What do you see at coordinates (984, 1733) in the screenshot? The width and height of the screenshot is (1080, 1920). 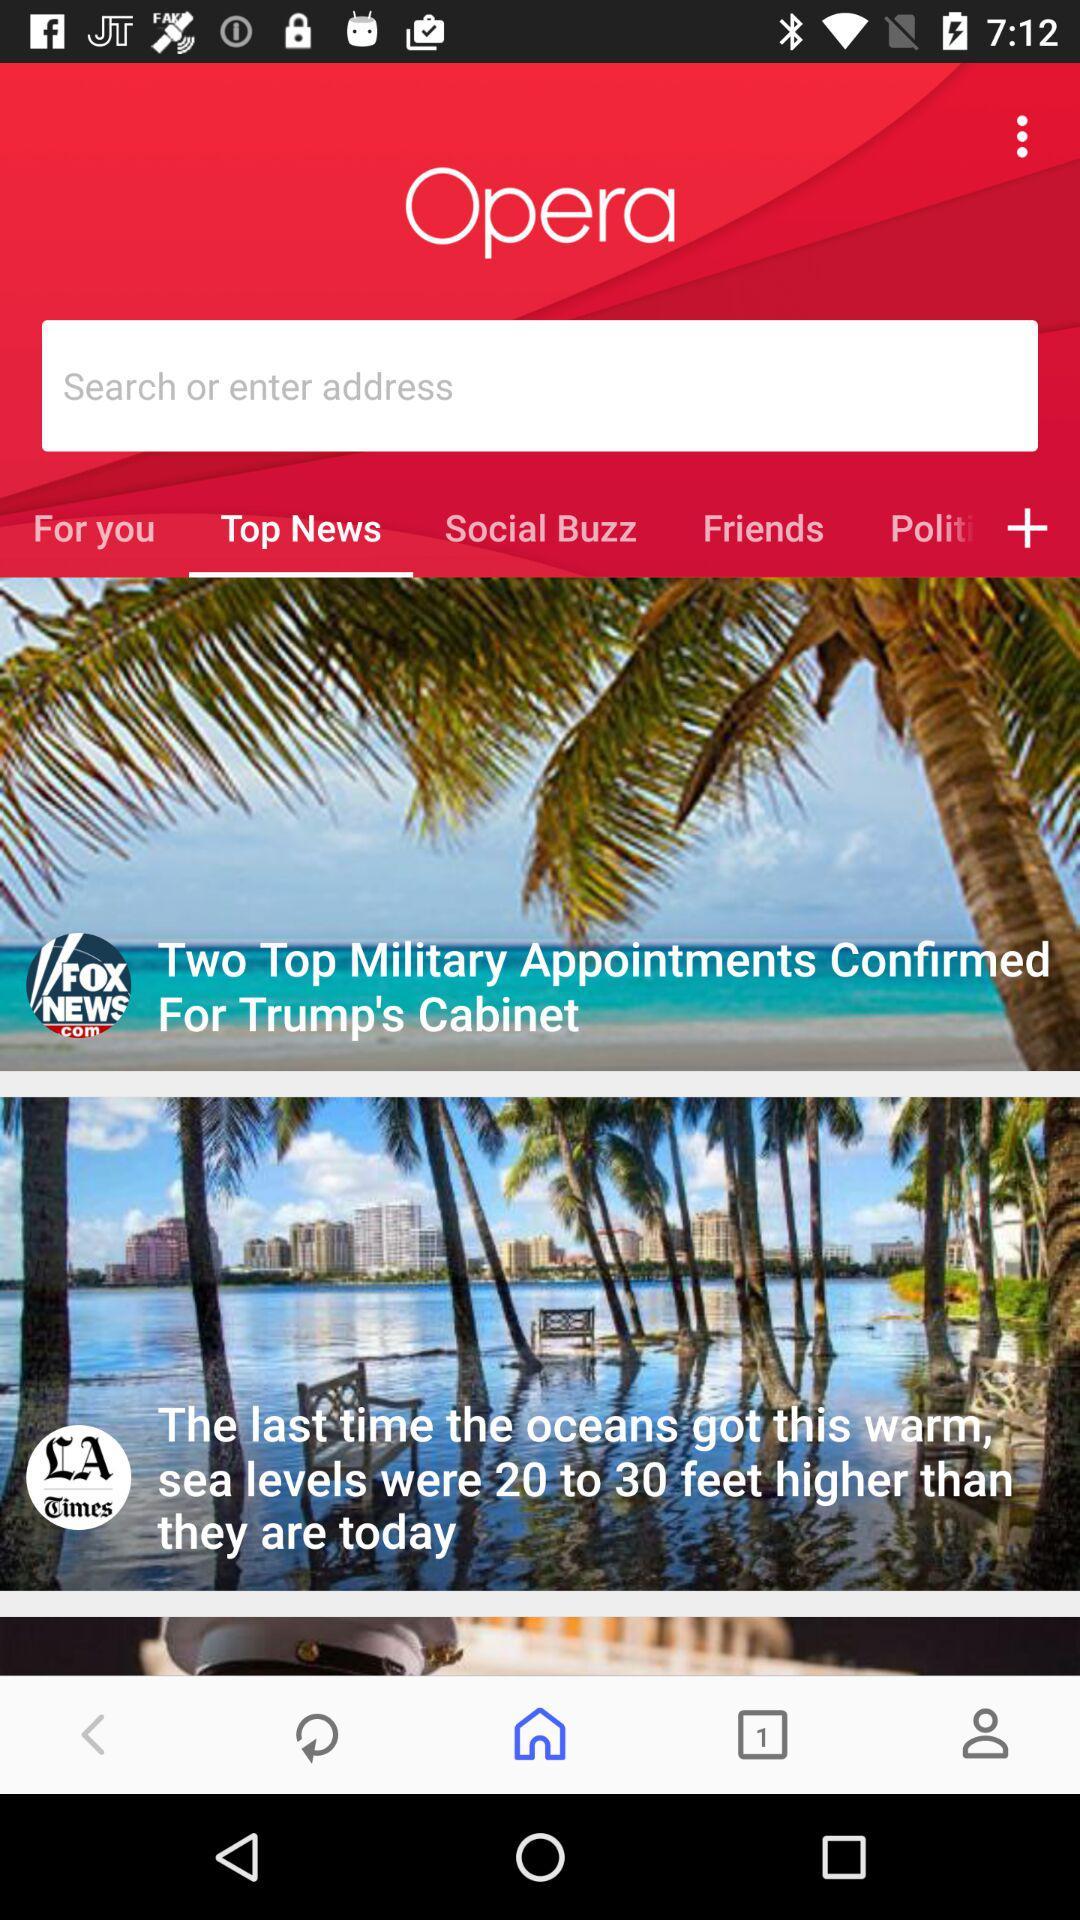 I see `the avatar icon` at bounding box center [984, 1733].